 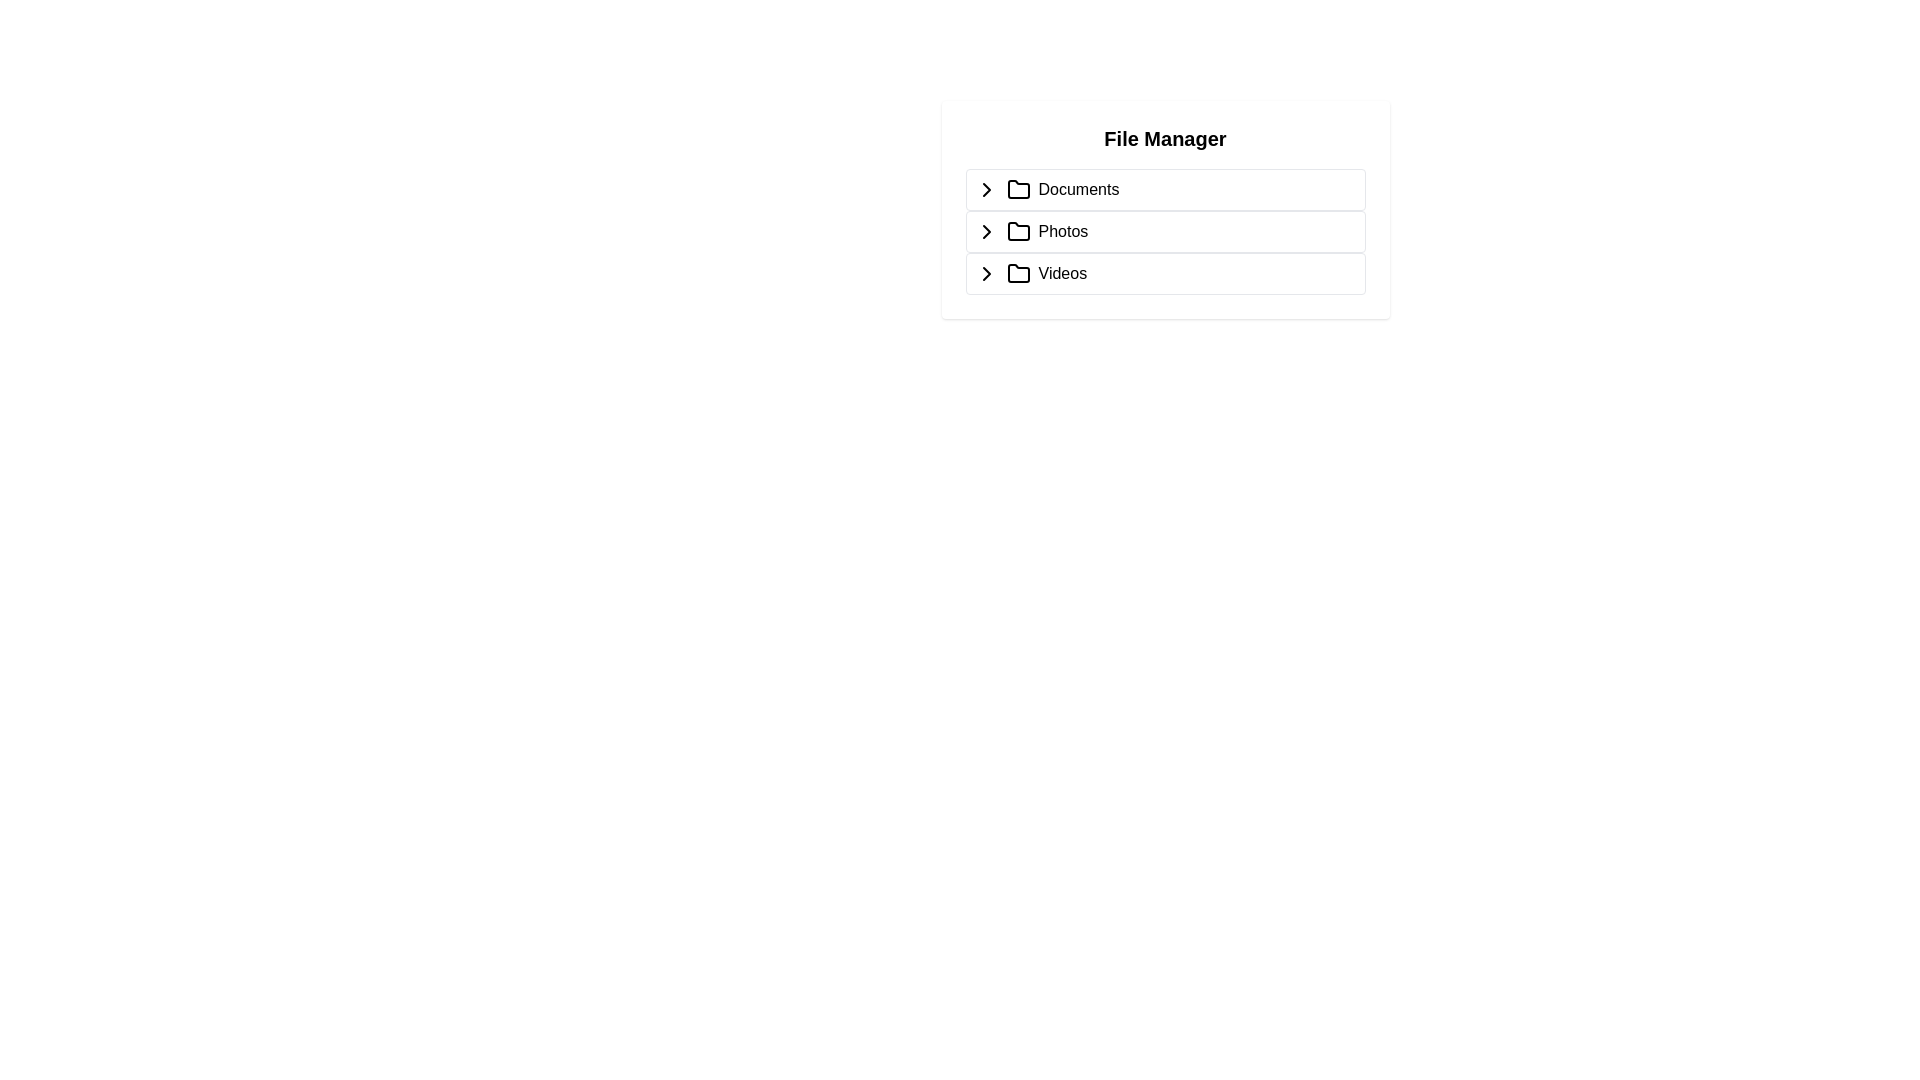 What do you see at coordinates (986, 230) in the screenshot?
I see `the toggle button (arrow icon) next to the 'Photos' folder` at bounding box center [986, 230].